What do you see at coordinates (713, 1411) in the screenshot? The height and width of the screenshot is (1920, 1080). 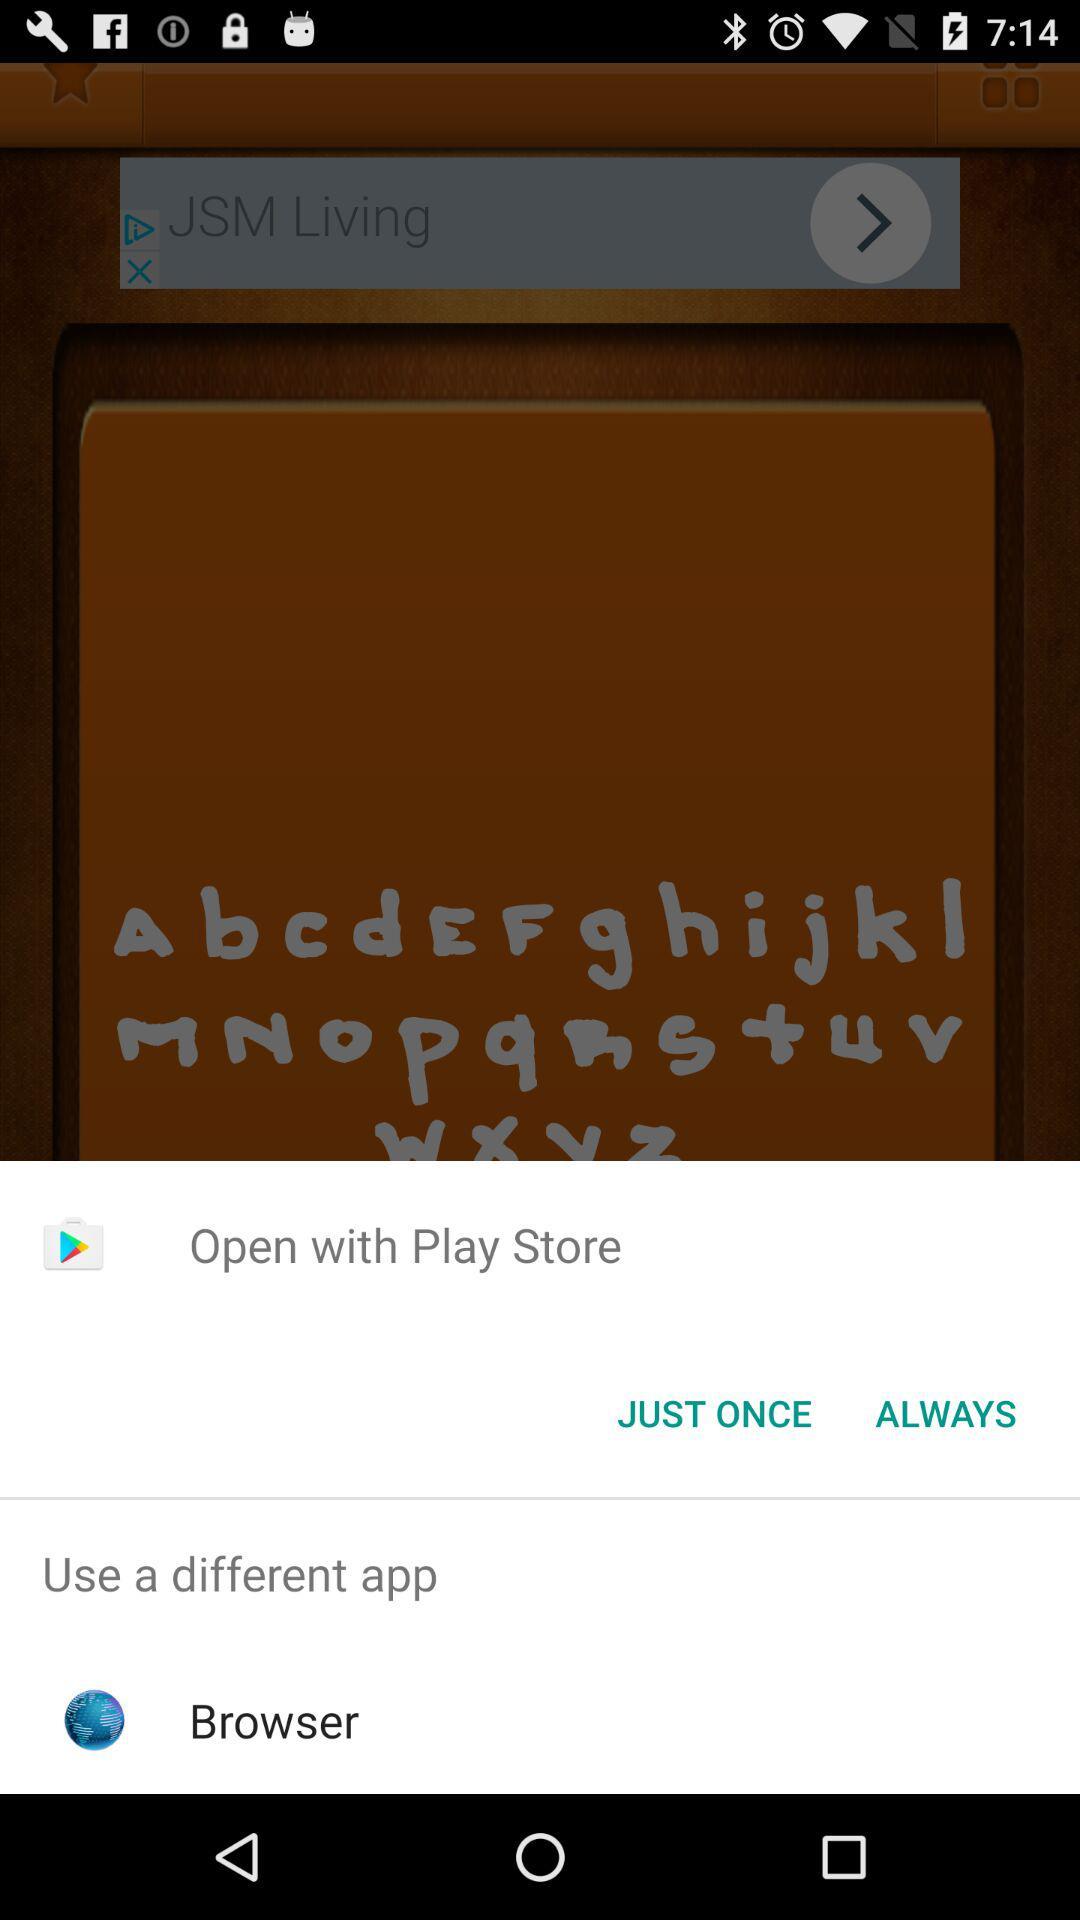 I see `just once button` at bounding box center [713, 1411].